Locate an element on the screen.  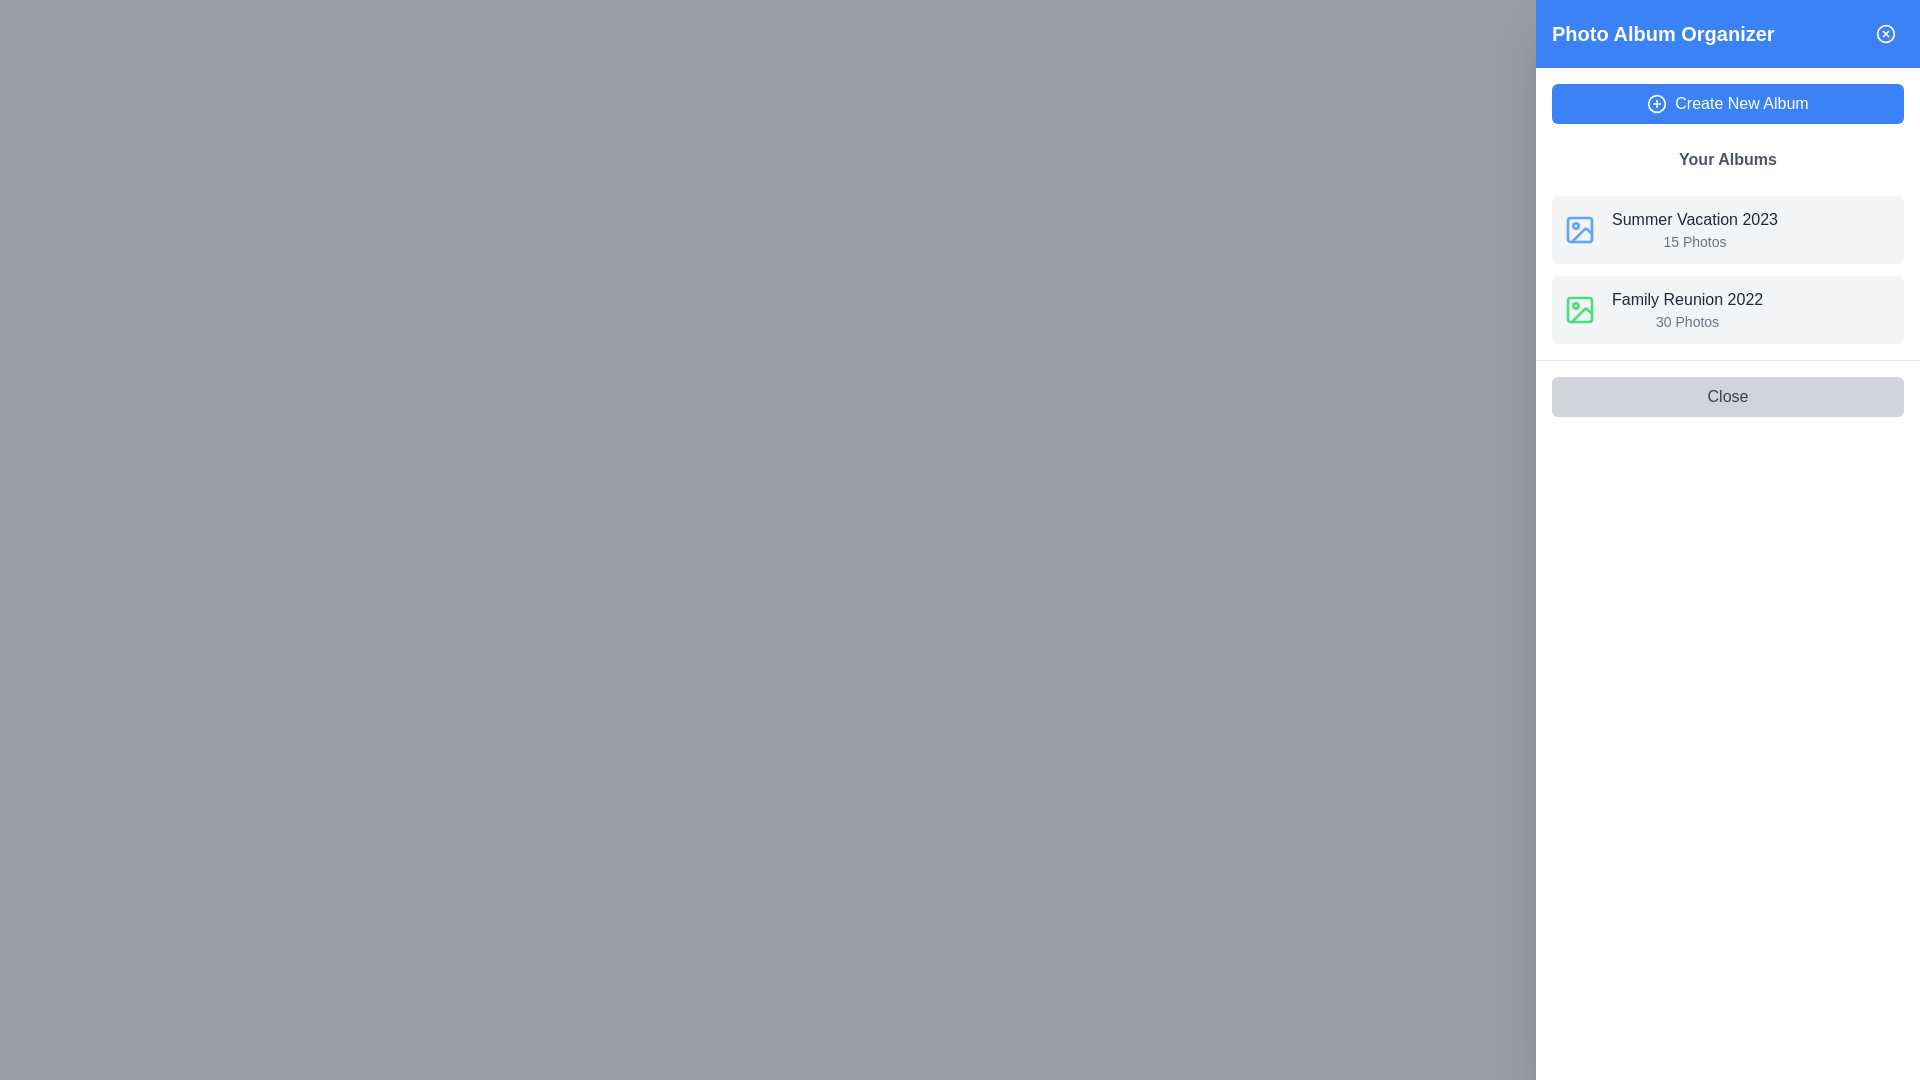
the decorative circular SVG graphic element that indicates addition or creation functionalities, located near the 'Create New Album' button in the top-right corner of the interface is located at coordinates (1657, 104).